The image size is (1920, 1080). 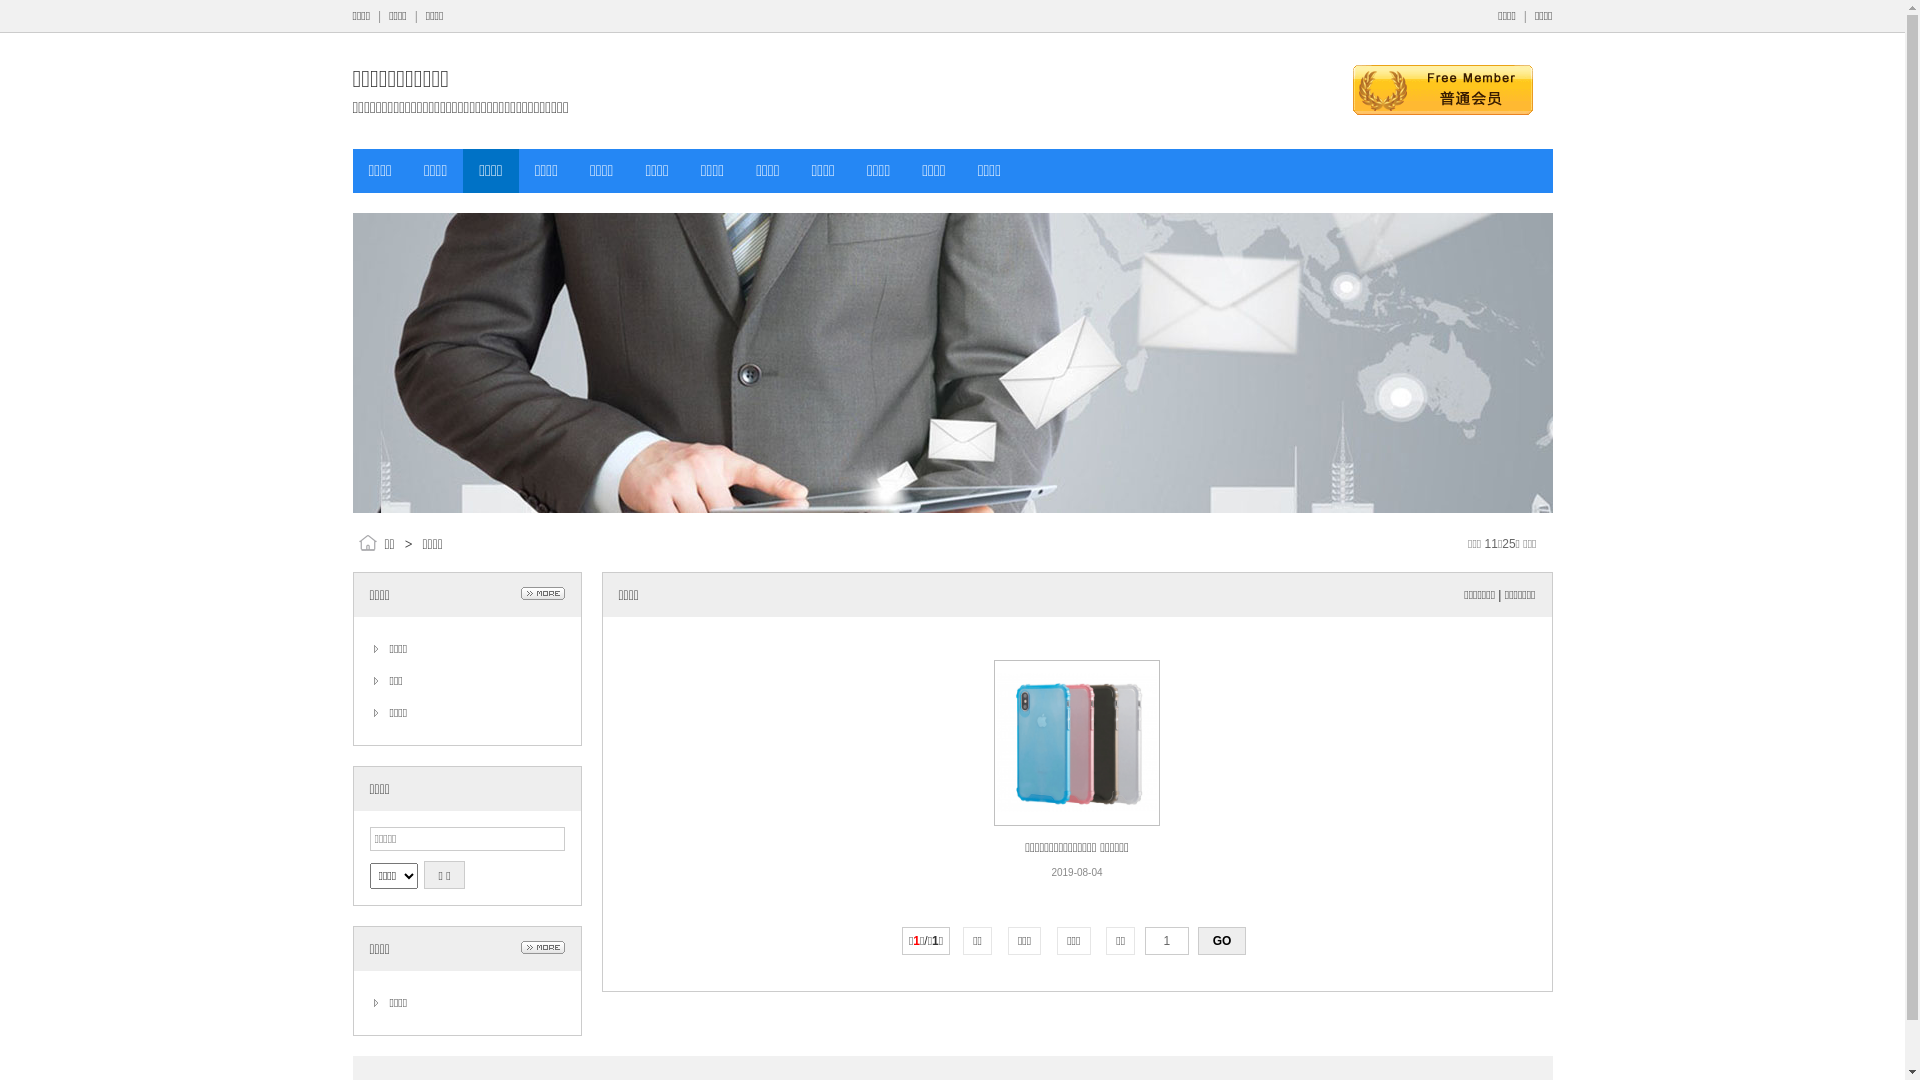 I want to click on 'GO', so click(x=1198, y=941).